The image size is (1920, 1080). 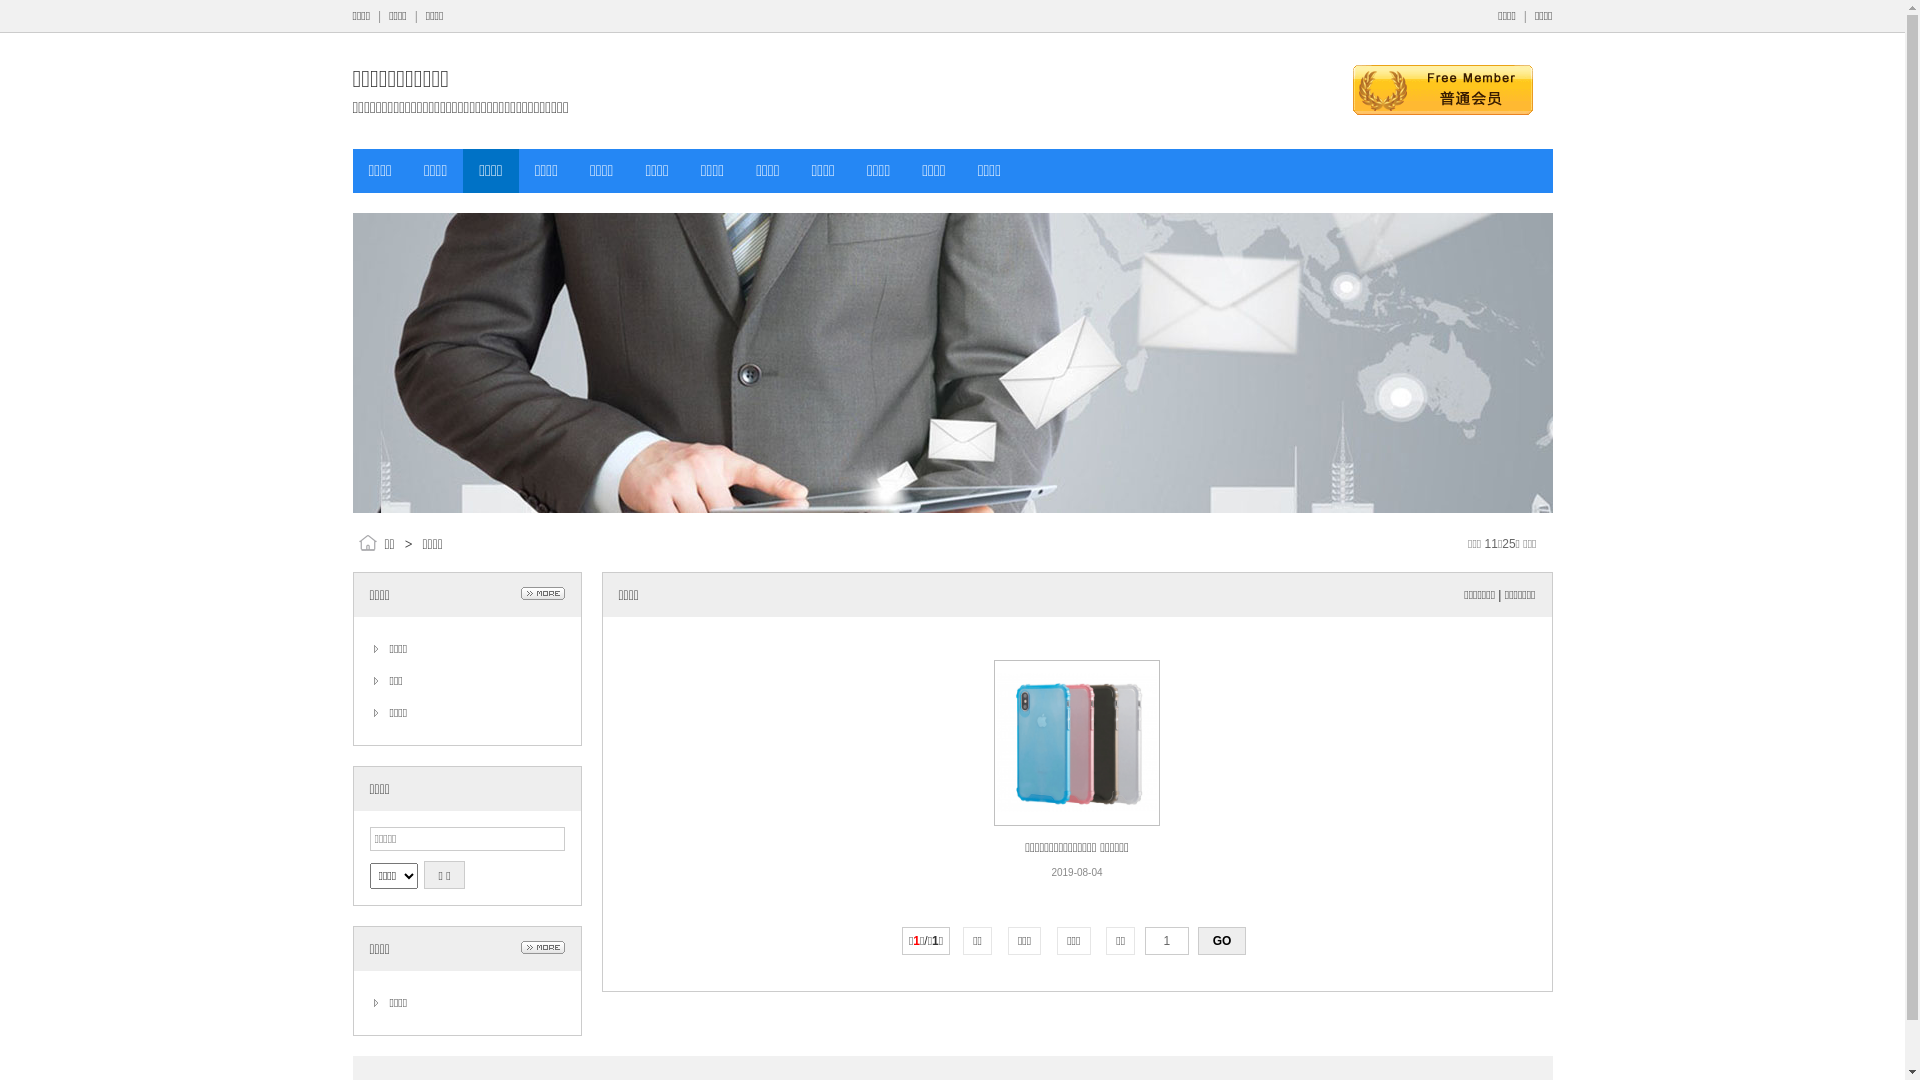 I want to click on 'GO', so click(x=1198, y=941).